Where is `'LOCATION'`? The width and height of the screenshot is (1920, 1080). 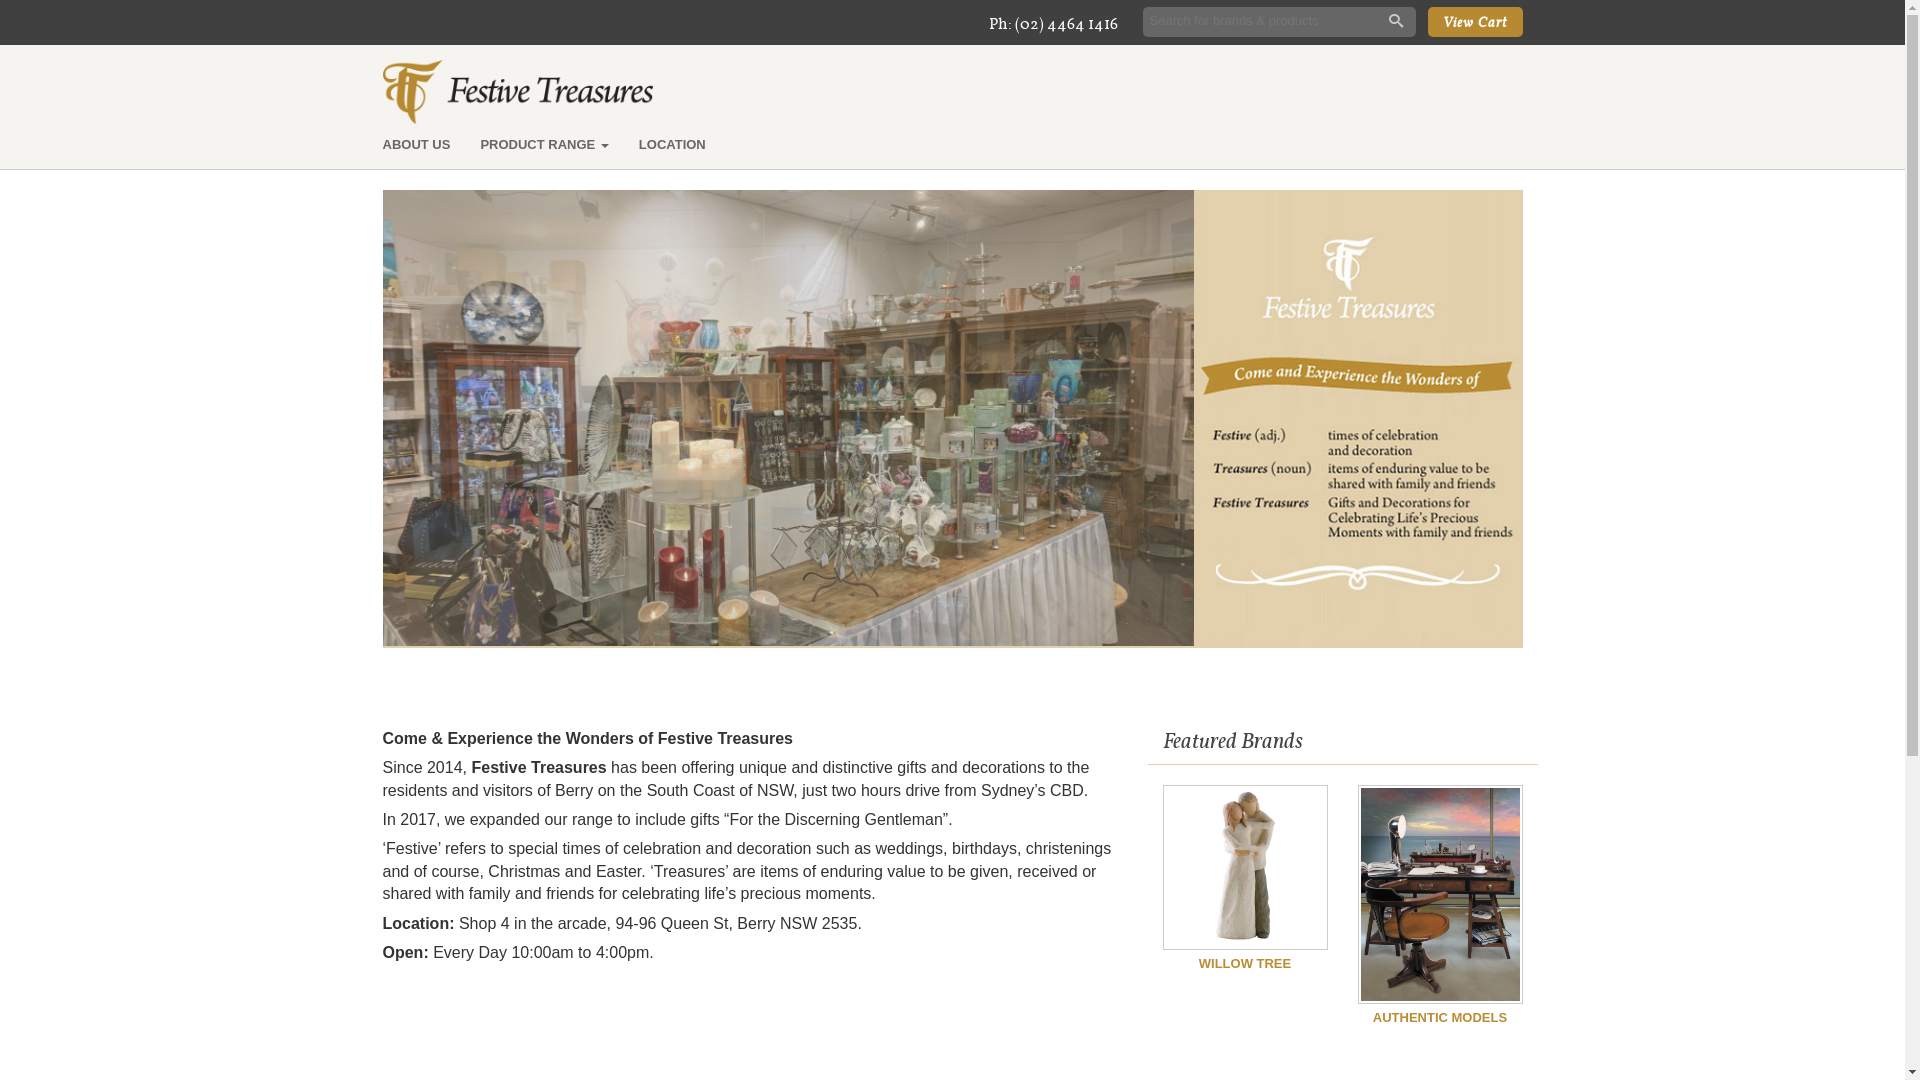 'LOCATION' is located at coordinates (672, 144).